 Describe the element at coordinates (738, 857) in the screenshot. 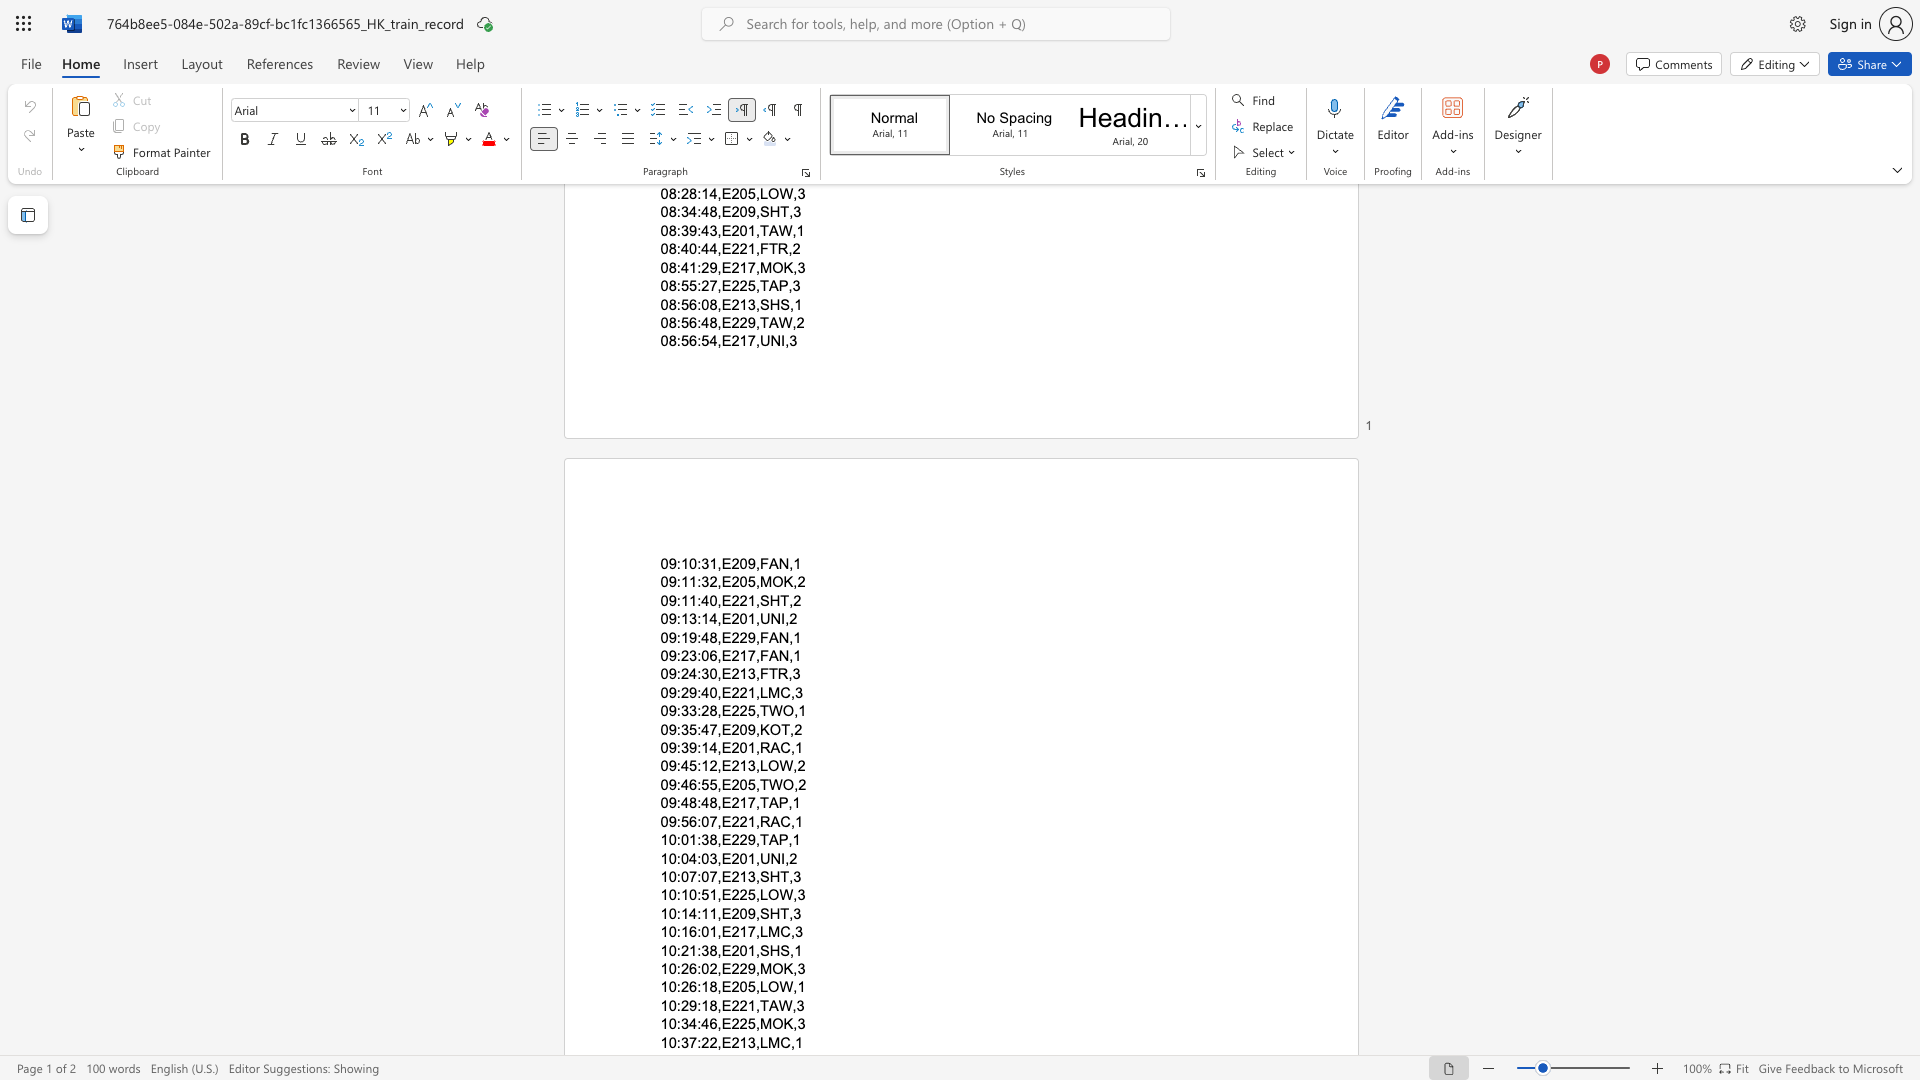

I see `the subset text "01,UNI,2" within the text "10:04:03,E201,UNI,2"` at that location.